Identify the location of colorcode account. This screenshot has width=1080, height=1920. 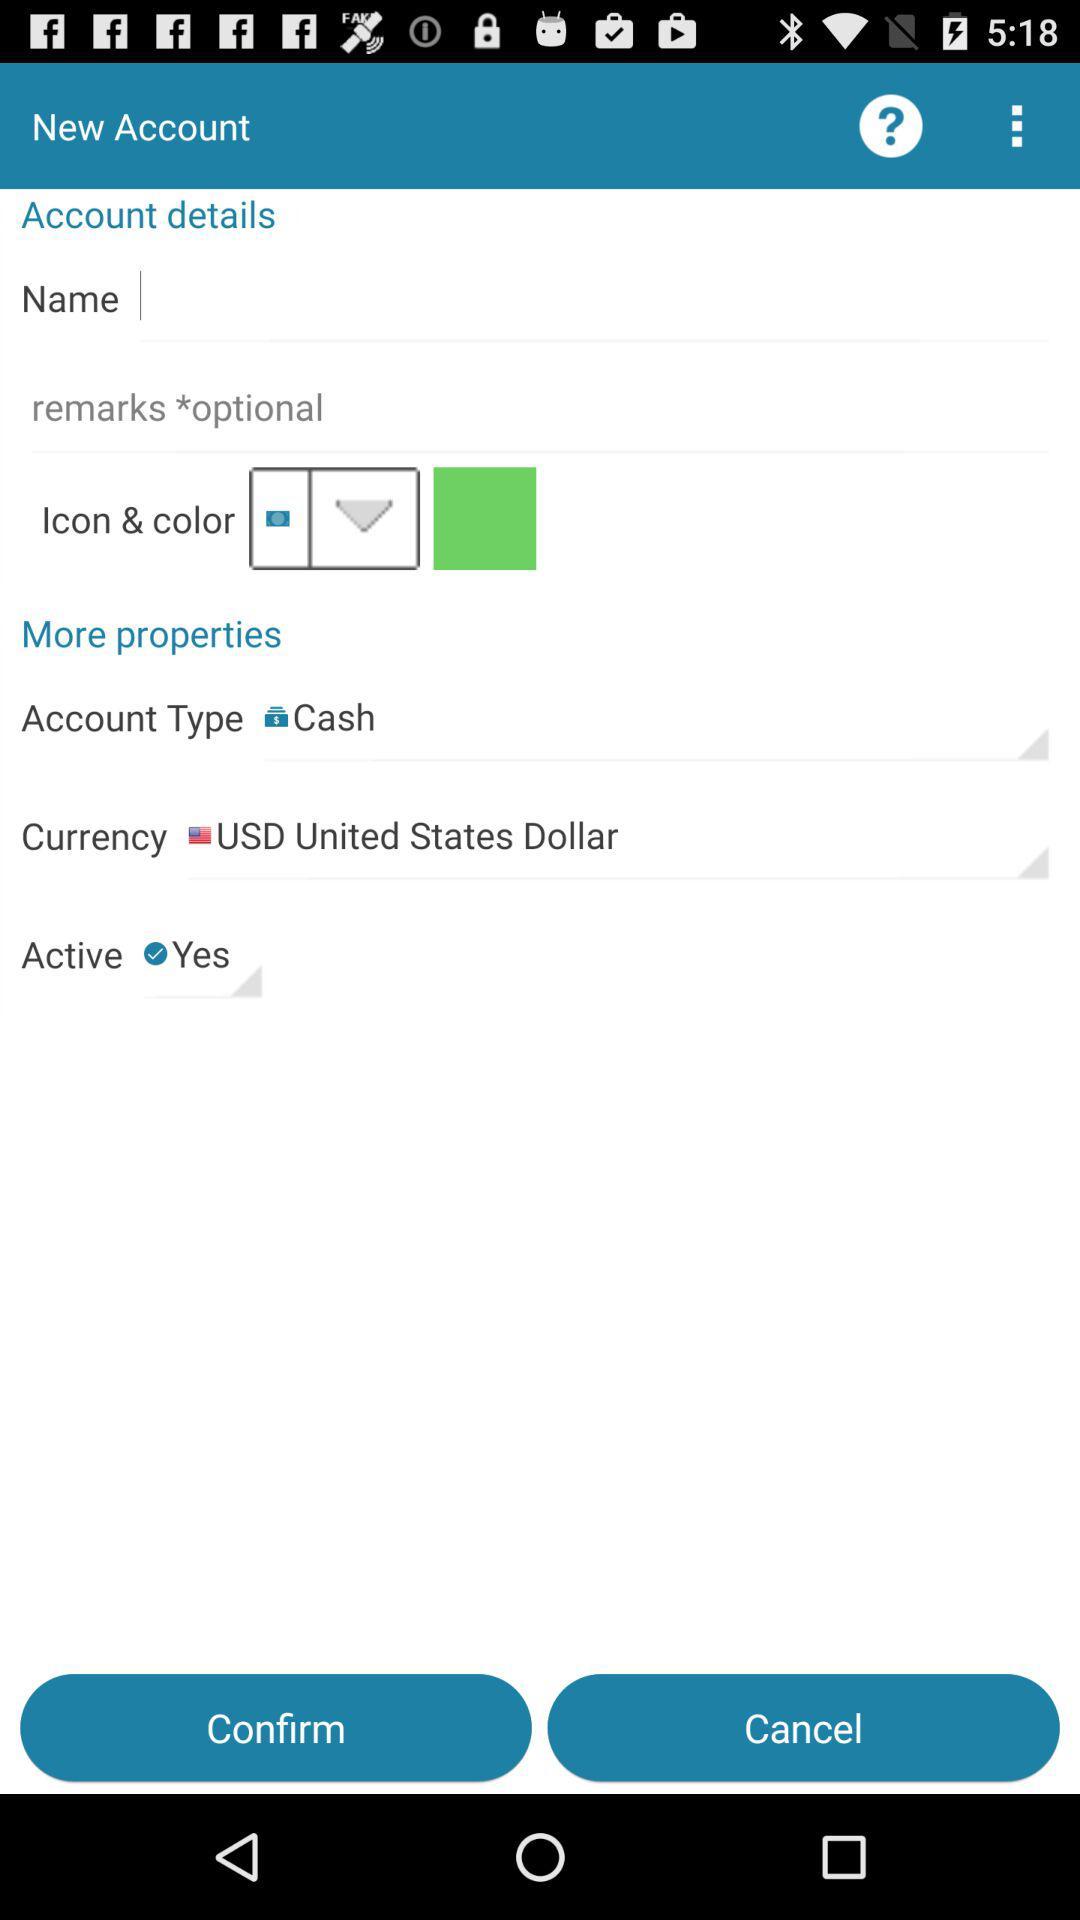
(484, 518).